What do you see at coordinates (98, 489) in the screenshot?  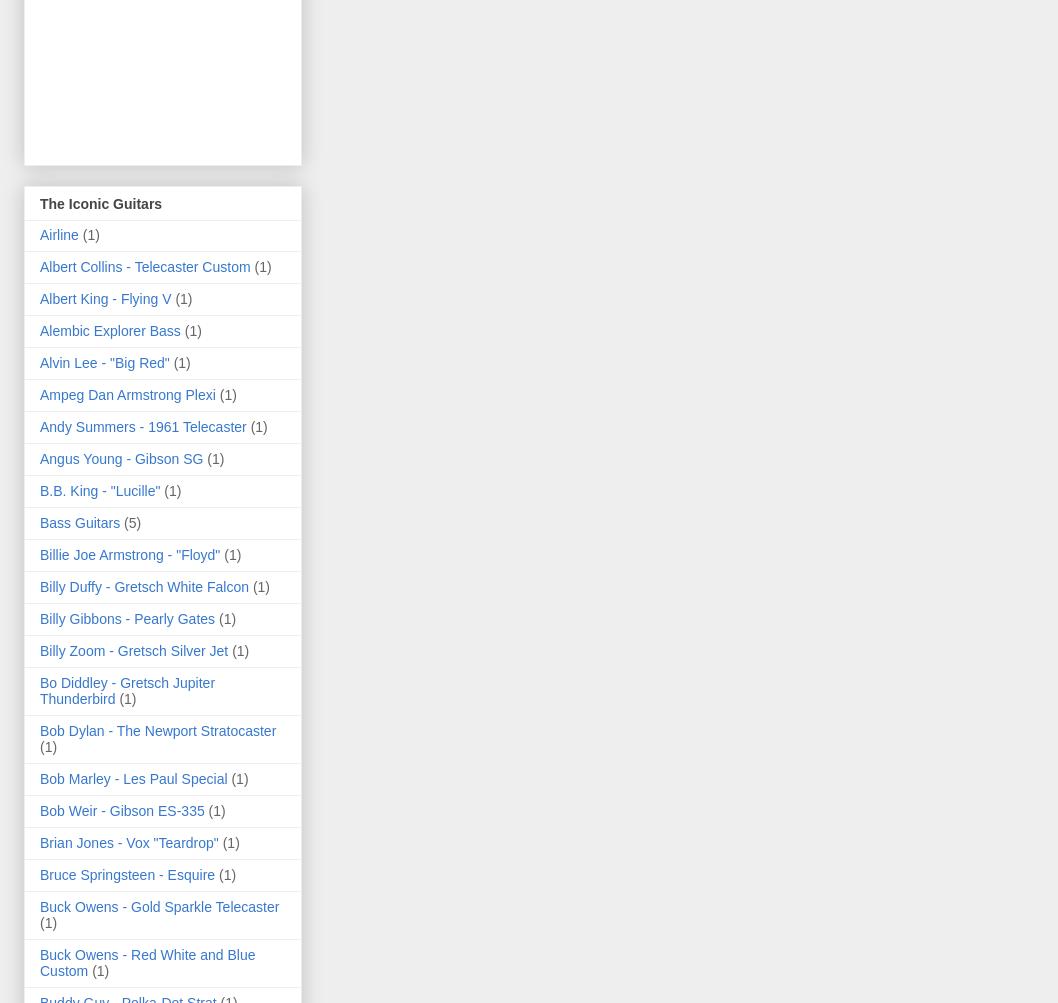 I see `'B.B. King - "Lucille"'` at bounding box center [98, 489].